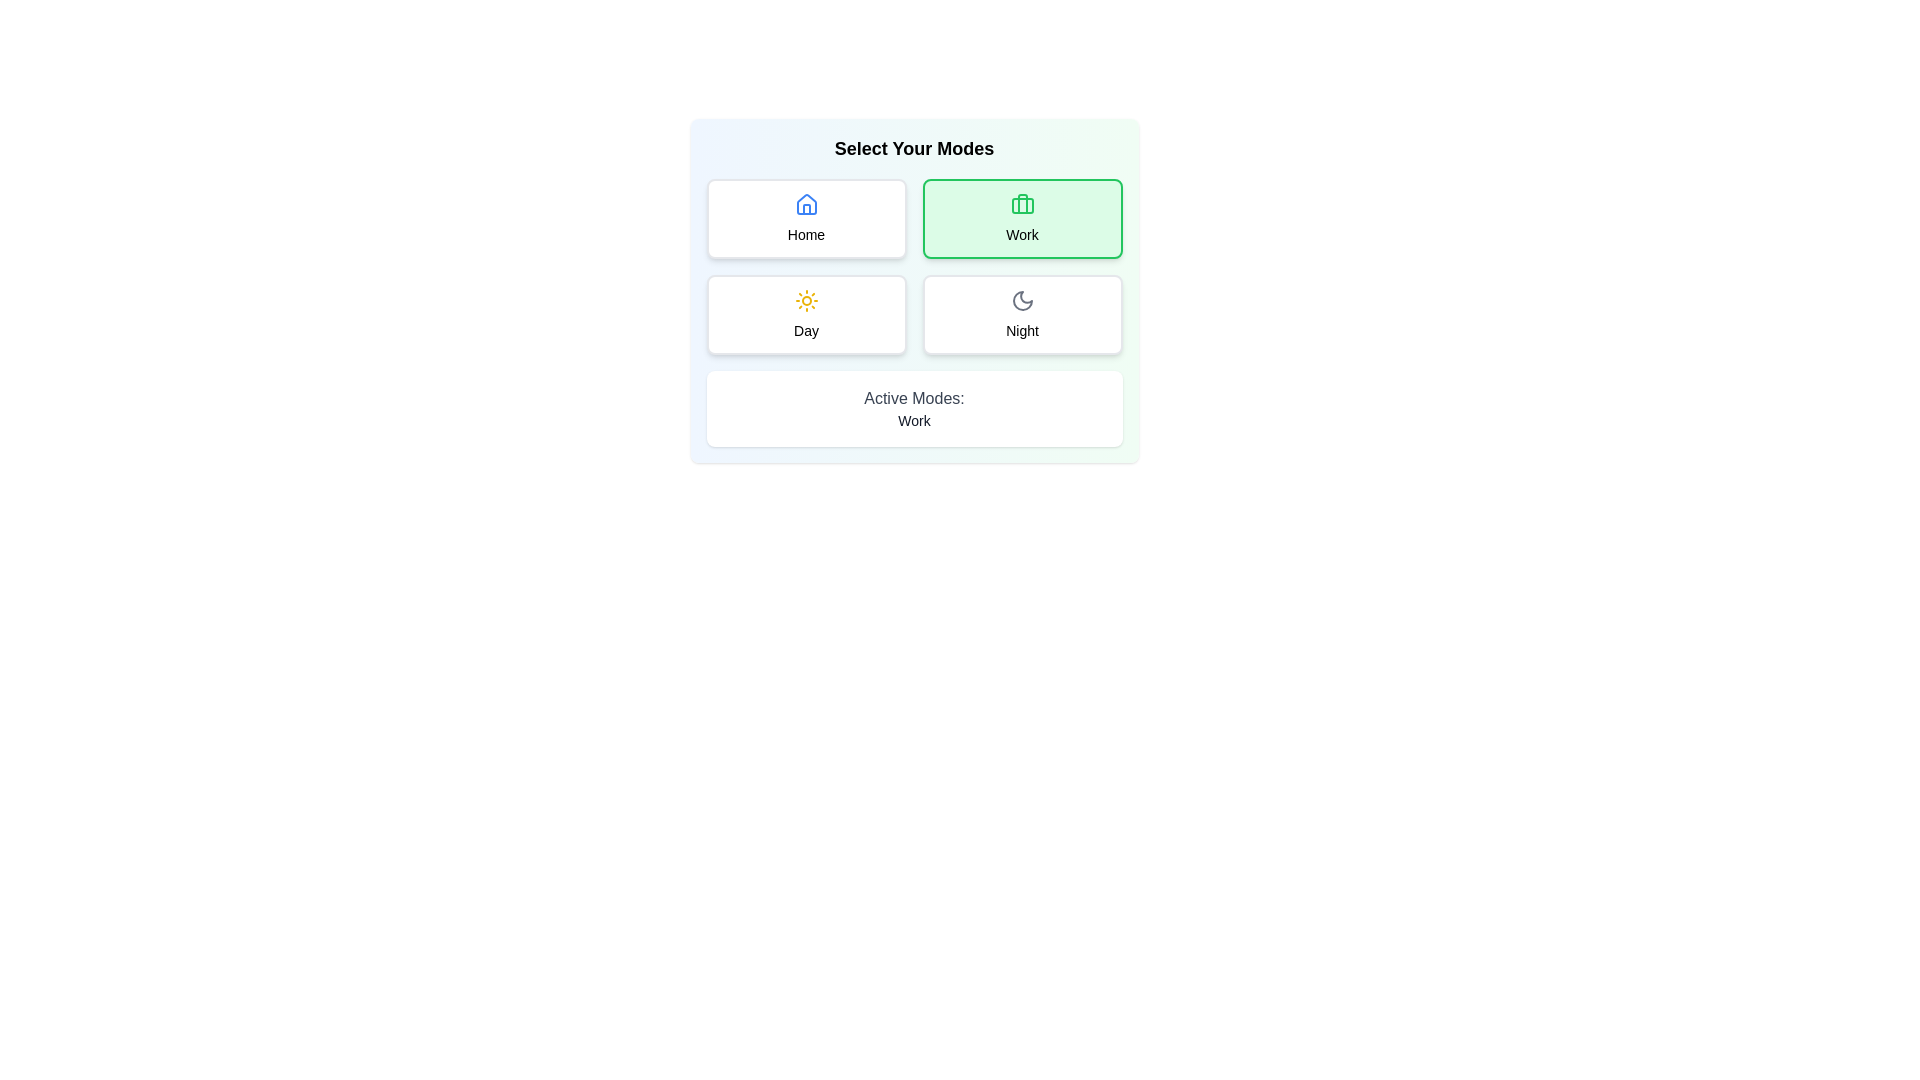 The width and height of the screenshot is (1920, 1080). I want to click on the mode Home by clicking its corresponding button, so click(806, 219).